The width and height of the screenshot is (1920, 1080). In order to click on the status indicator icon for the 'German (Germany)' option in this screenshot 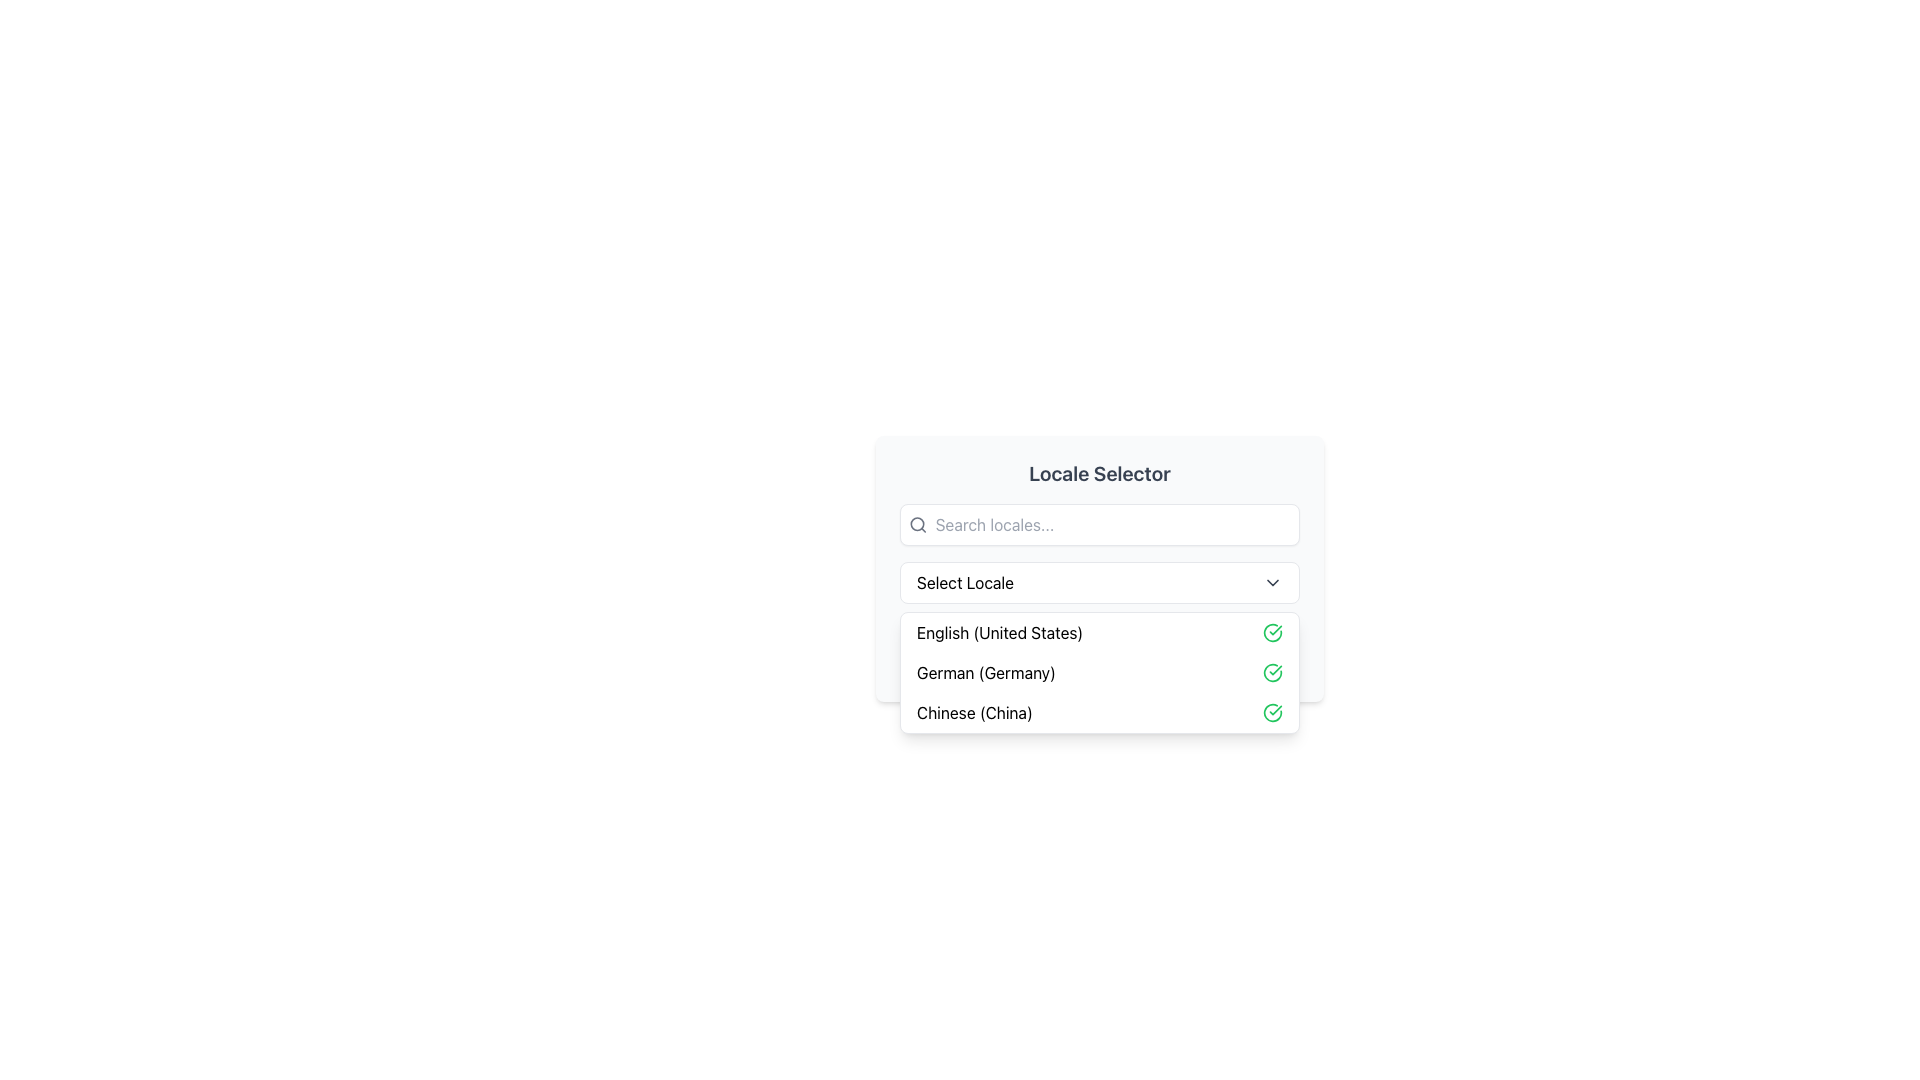, I will do `click(1271, 672)`.